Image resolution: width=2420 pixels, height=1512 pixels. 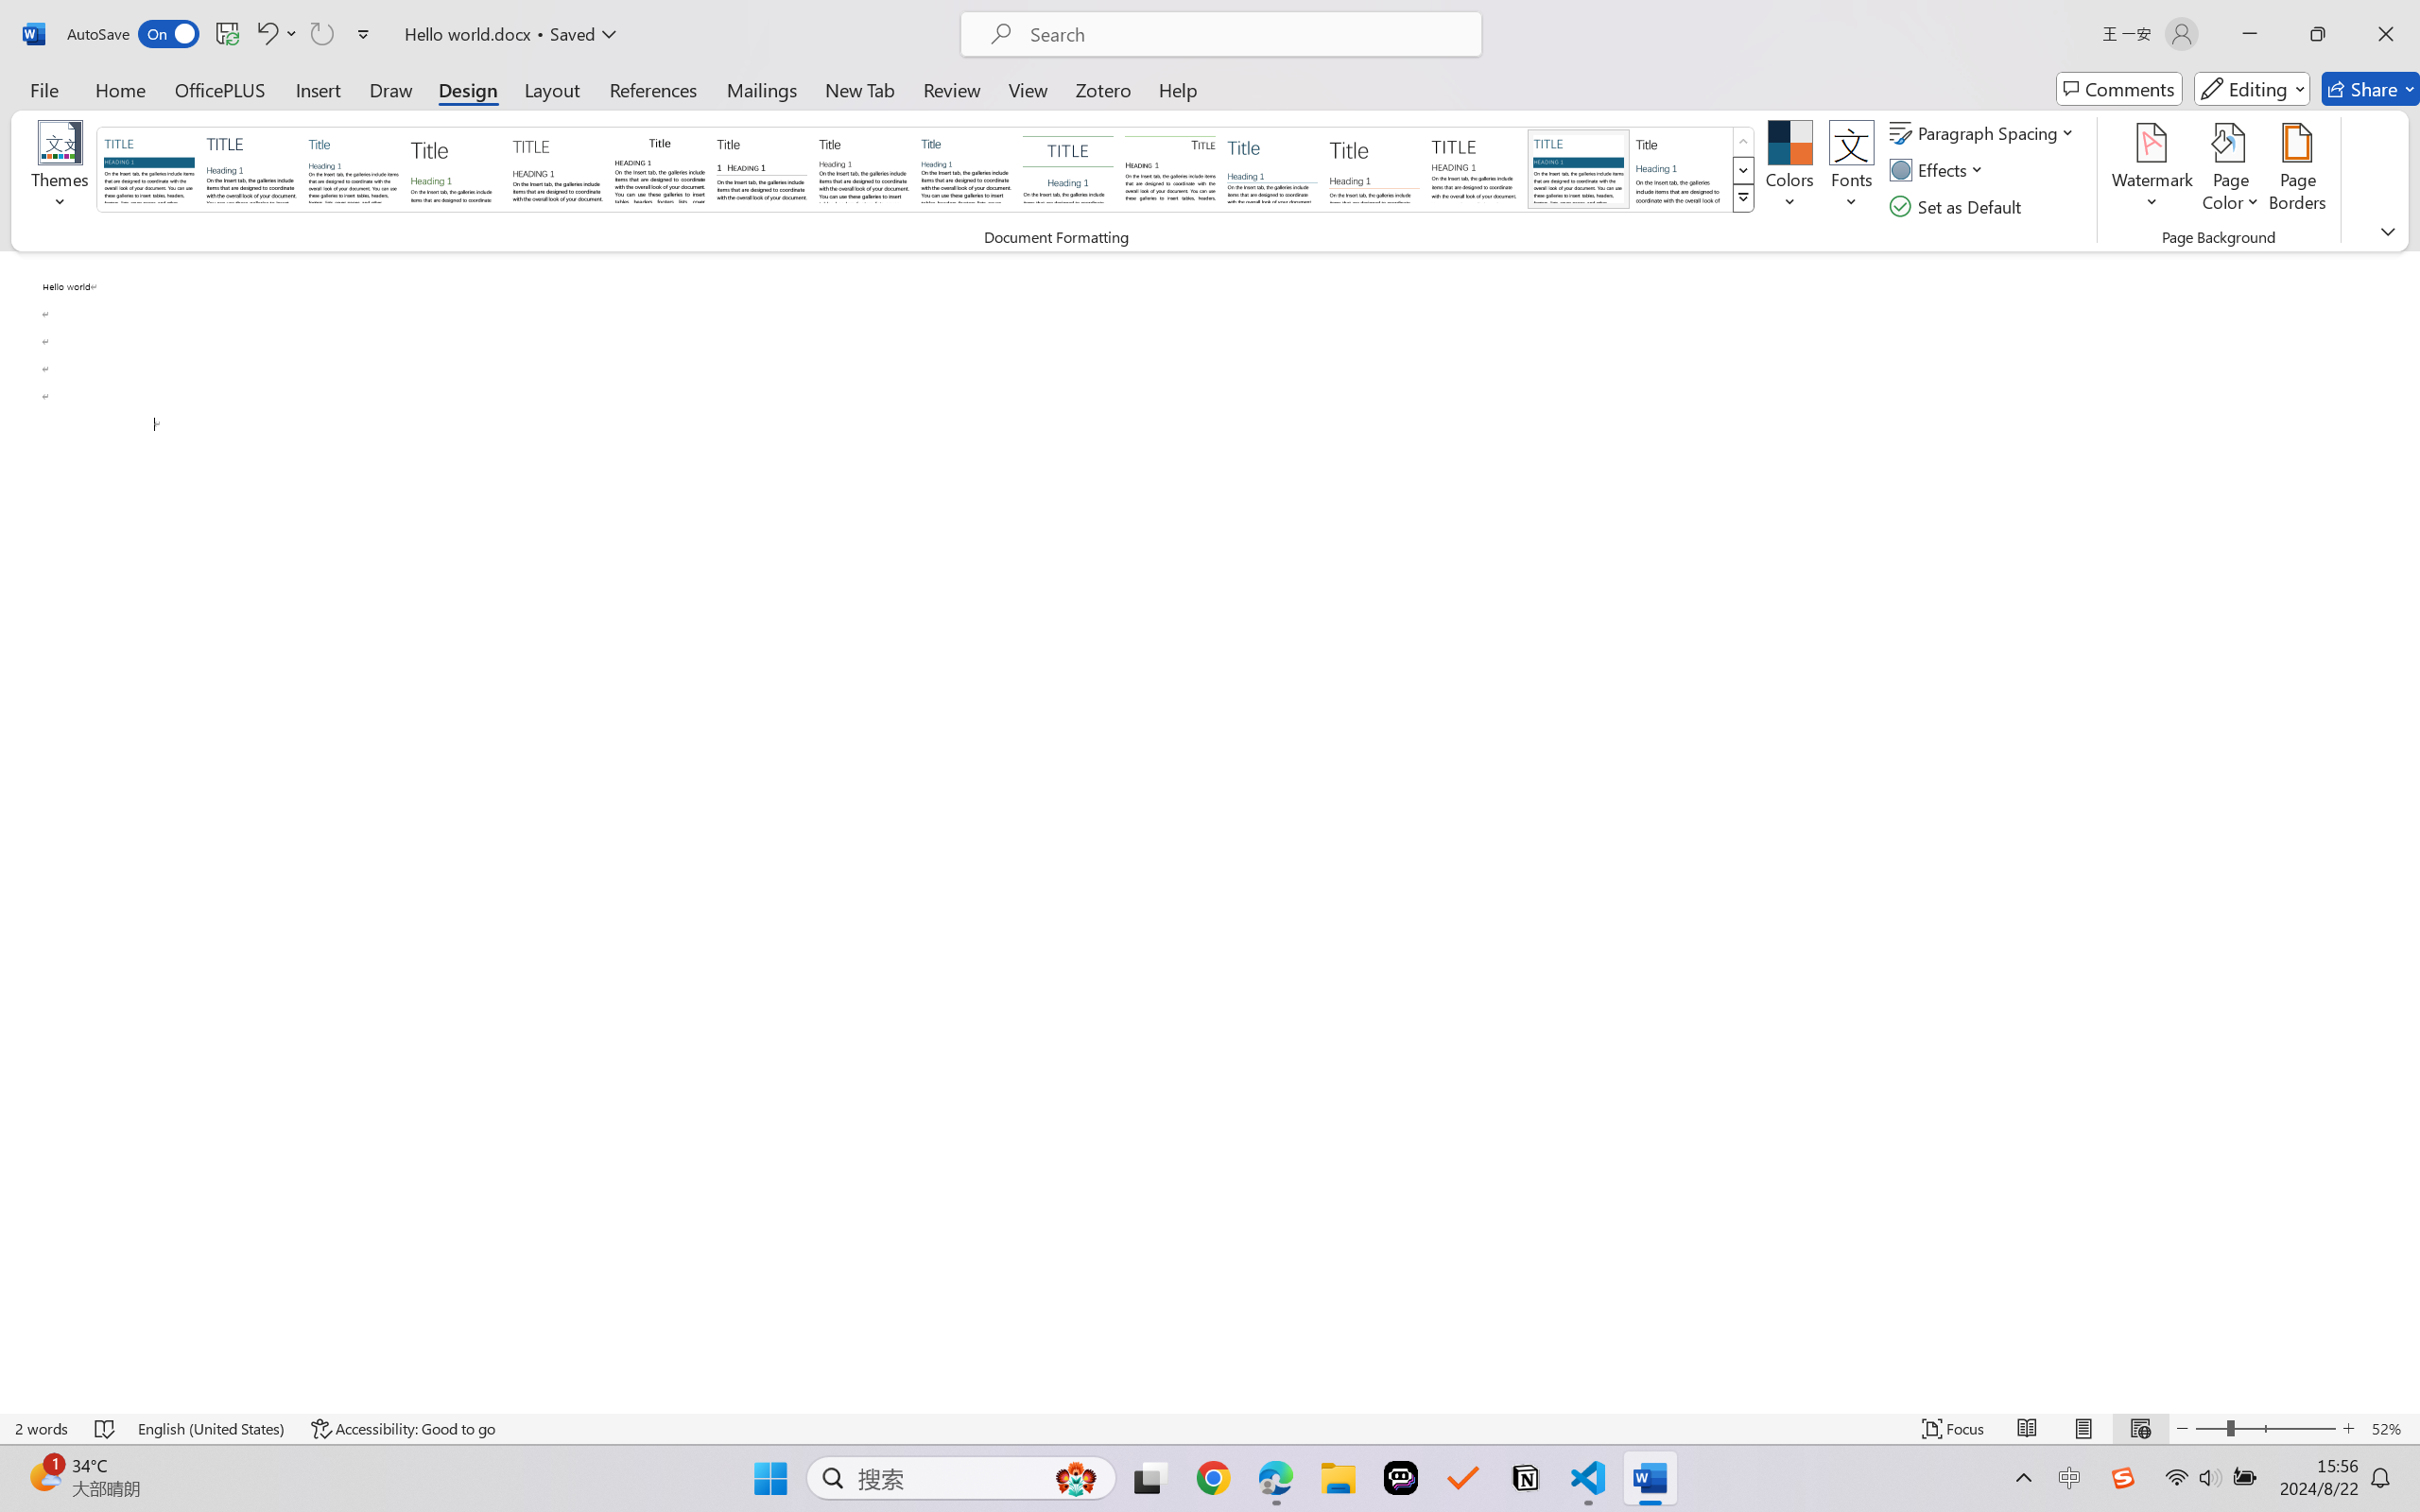 I want to click on 'Class: NetUIImage', so click(x=1742, y=198).